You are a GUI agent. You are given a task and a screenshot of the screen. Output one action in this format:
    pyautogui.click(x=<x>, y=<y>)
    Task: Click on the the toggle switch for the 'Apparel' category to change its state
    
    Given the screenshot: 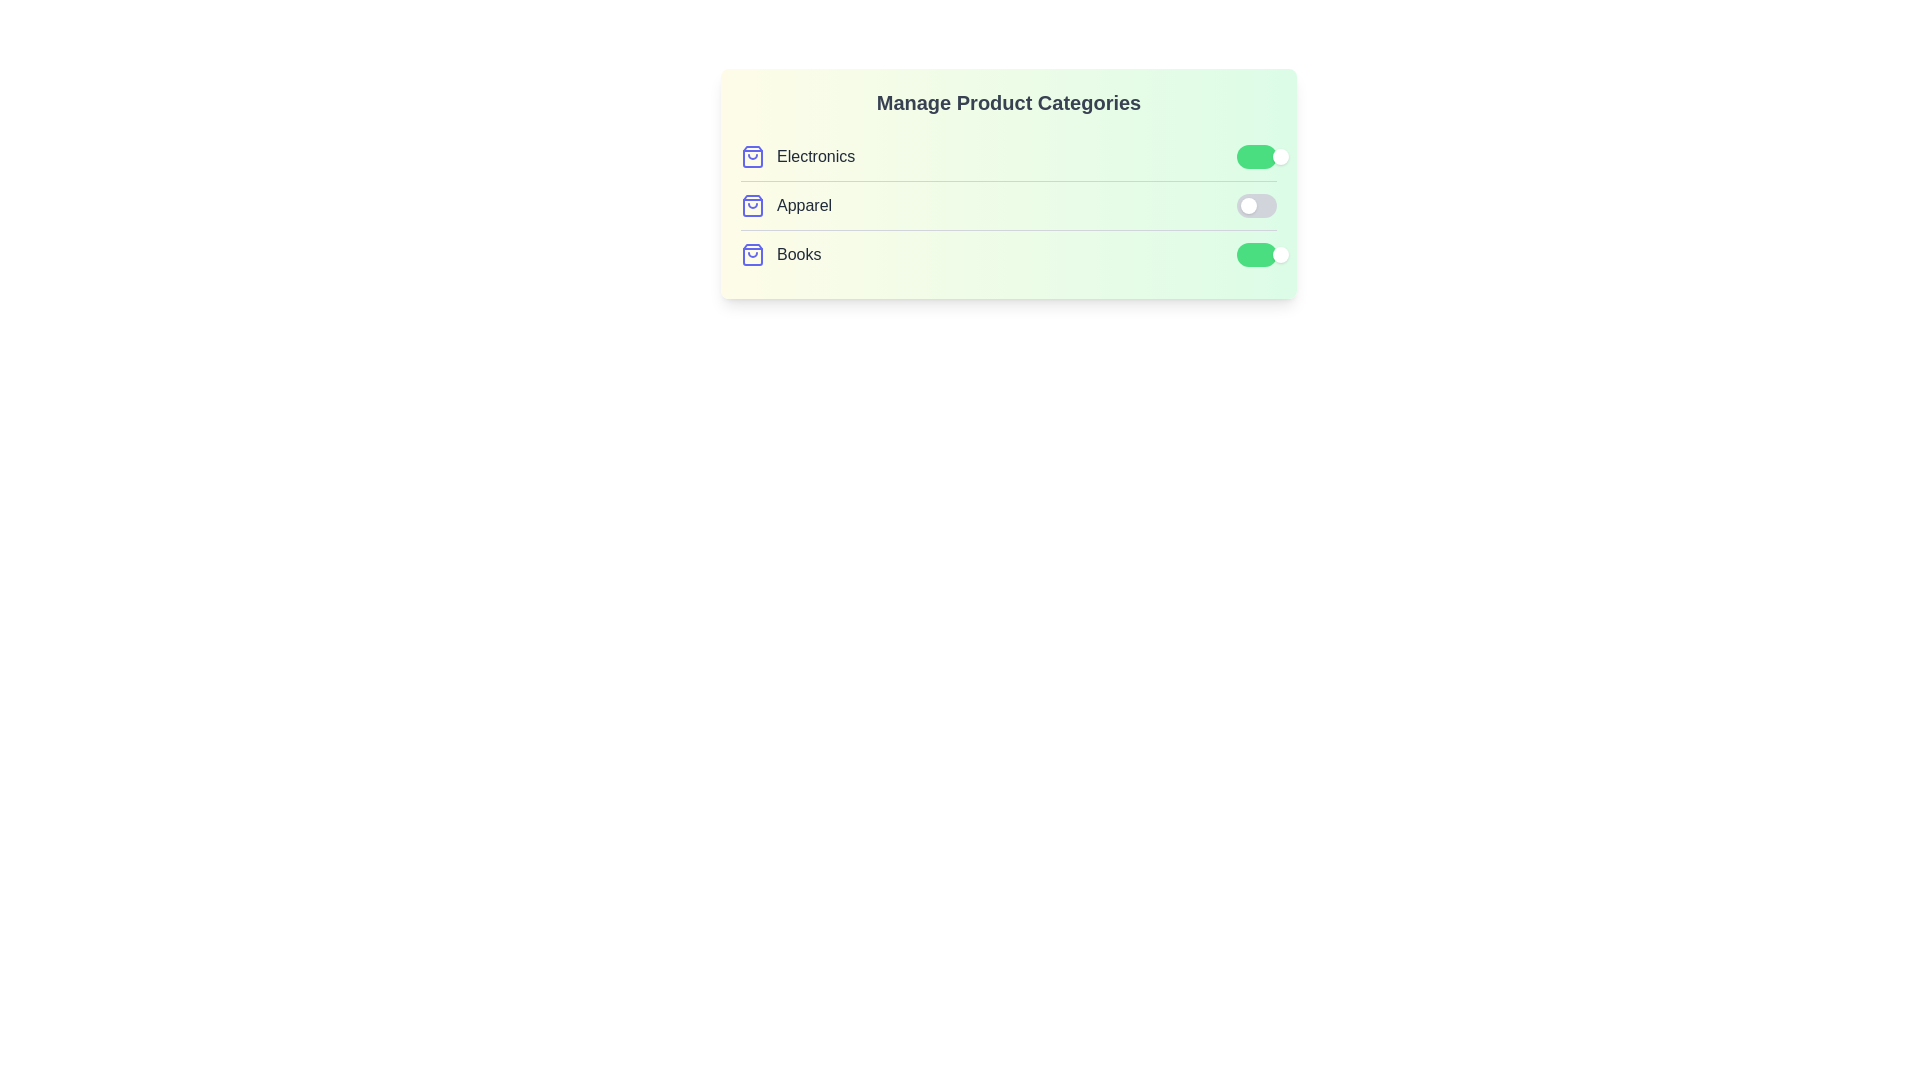 What is the action you would take?
    pyautogui.click(x=1256, y=205)
    